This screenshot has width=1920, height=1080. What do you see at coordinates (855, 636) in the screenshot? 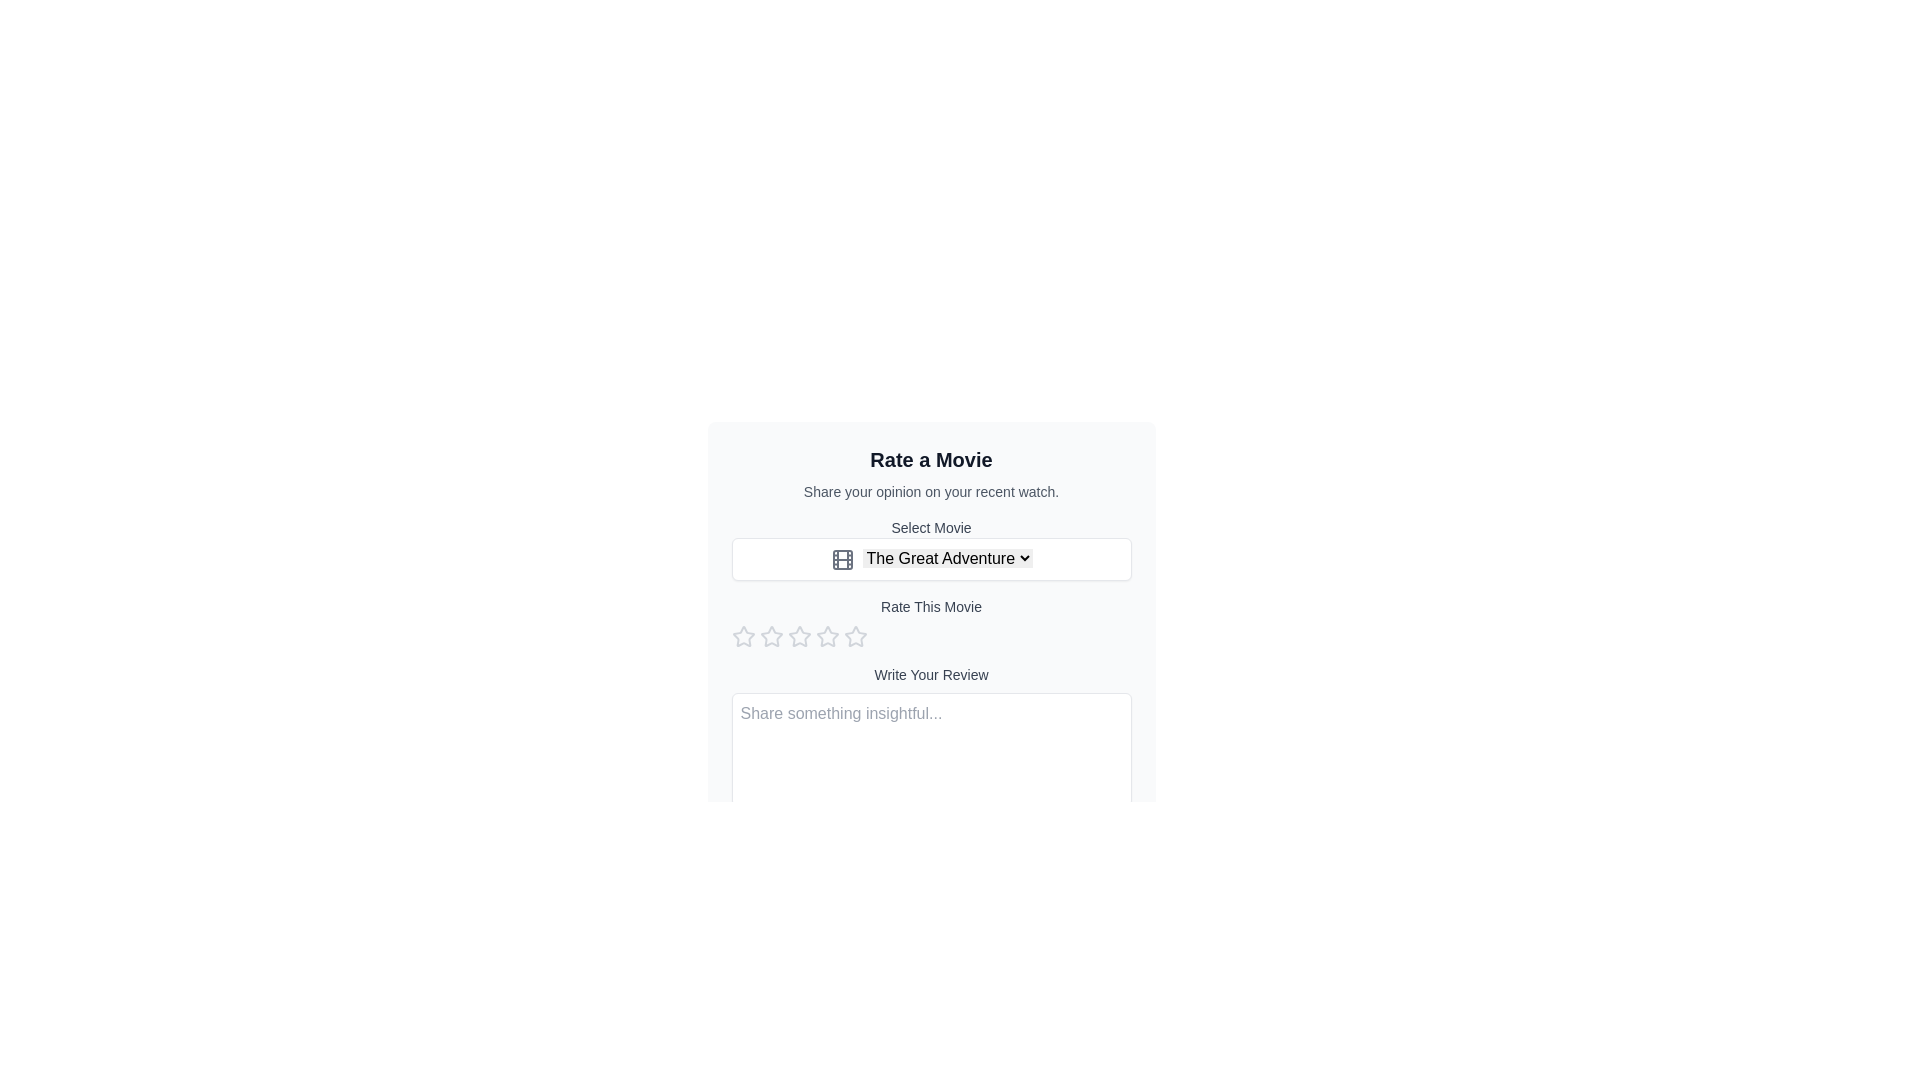
I see `the fourth unselected rating star icon in the 'Rate This Movie' section` at bounding box center [855, 636].